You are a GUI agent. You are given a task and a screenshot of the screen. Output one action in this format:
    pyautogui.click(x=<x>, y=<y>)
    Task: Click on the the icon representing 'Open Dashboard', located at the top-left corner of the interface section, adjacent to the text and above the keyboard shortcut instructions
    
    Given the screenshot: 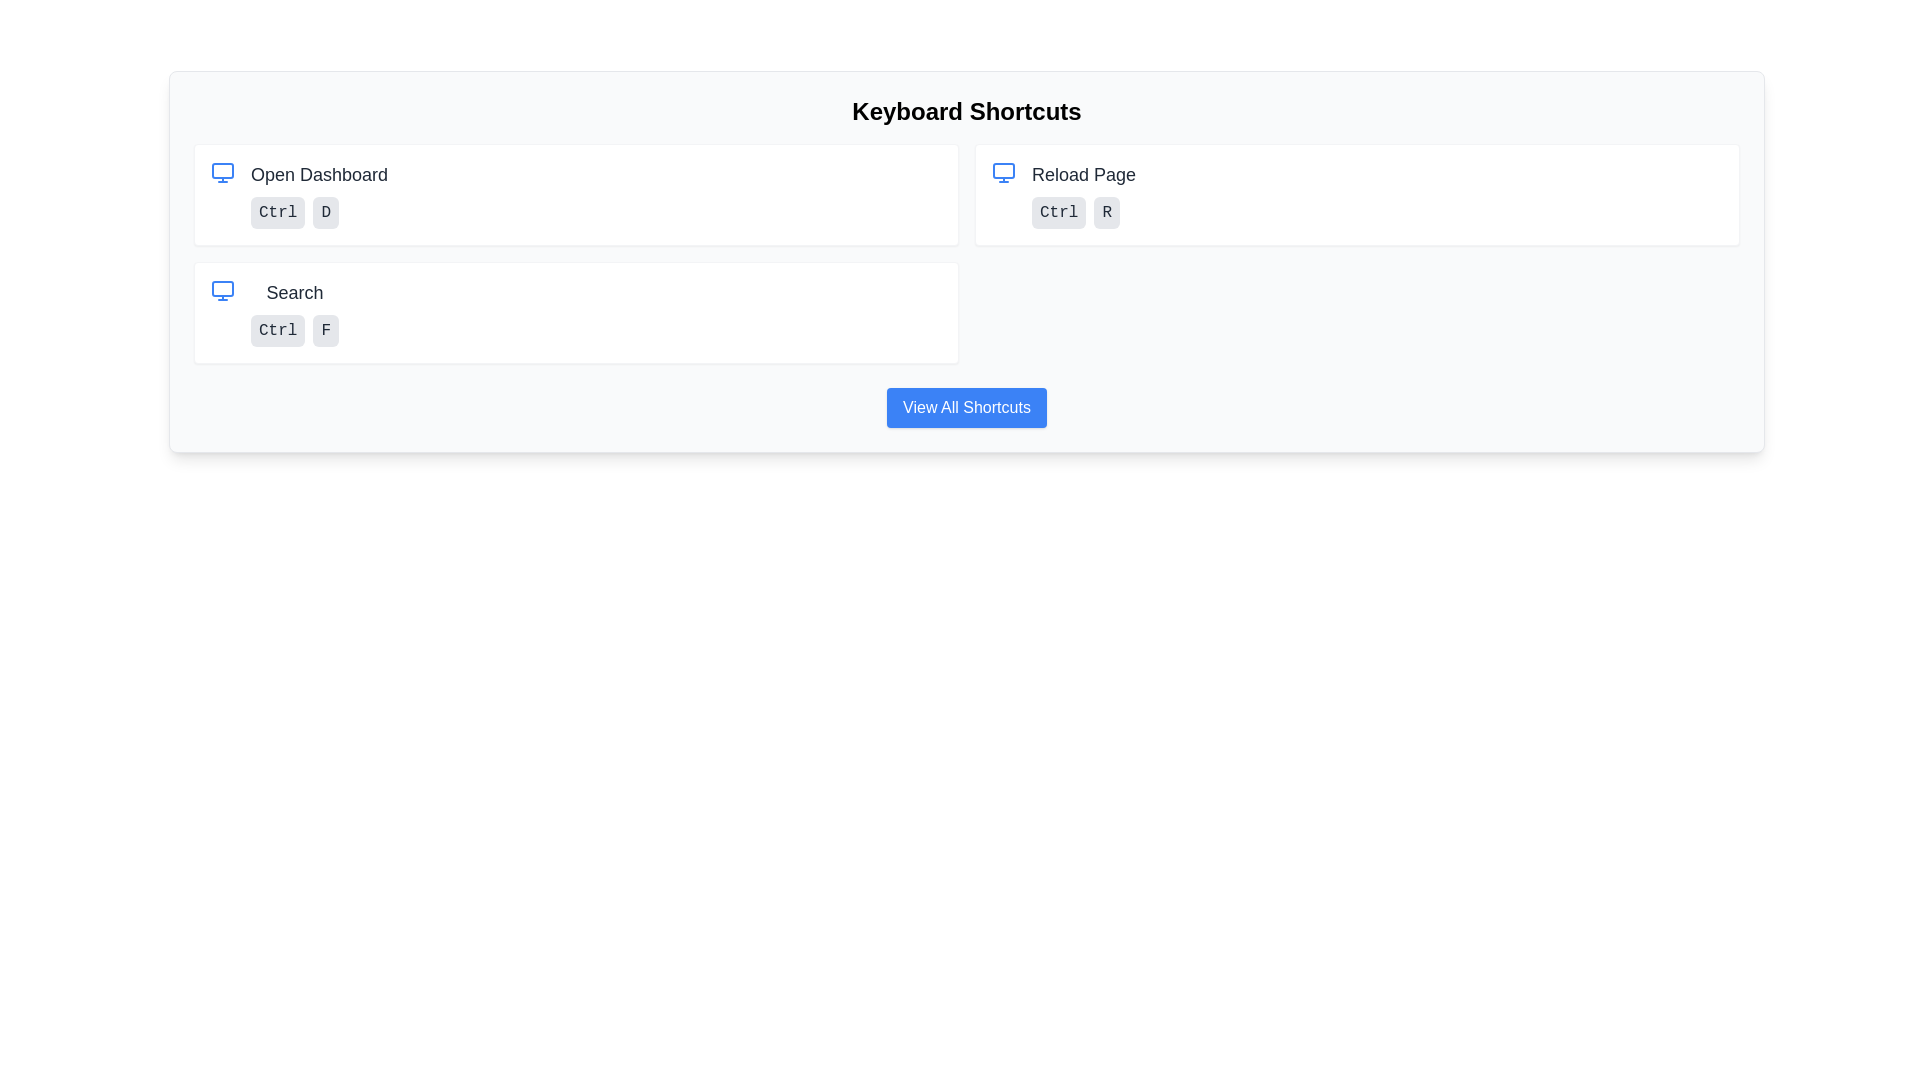 What is the action you would take?
    pyautogui.click(x=222, y=172)
    